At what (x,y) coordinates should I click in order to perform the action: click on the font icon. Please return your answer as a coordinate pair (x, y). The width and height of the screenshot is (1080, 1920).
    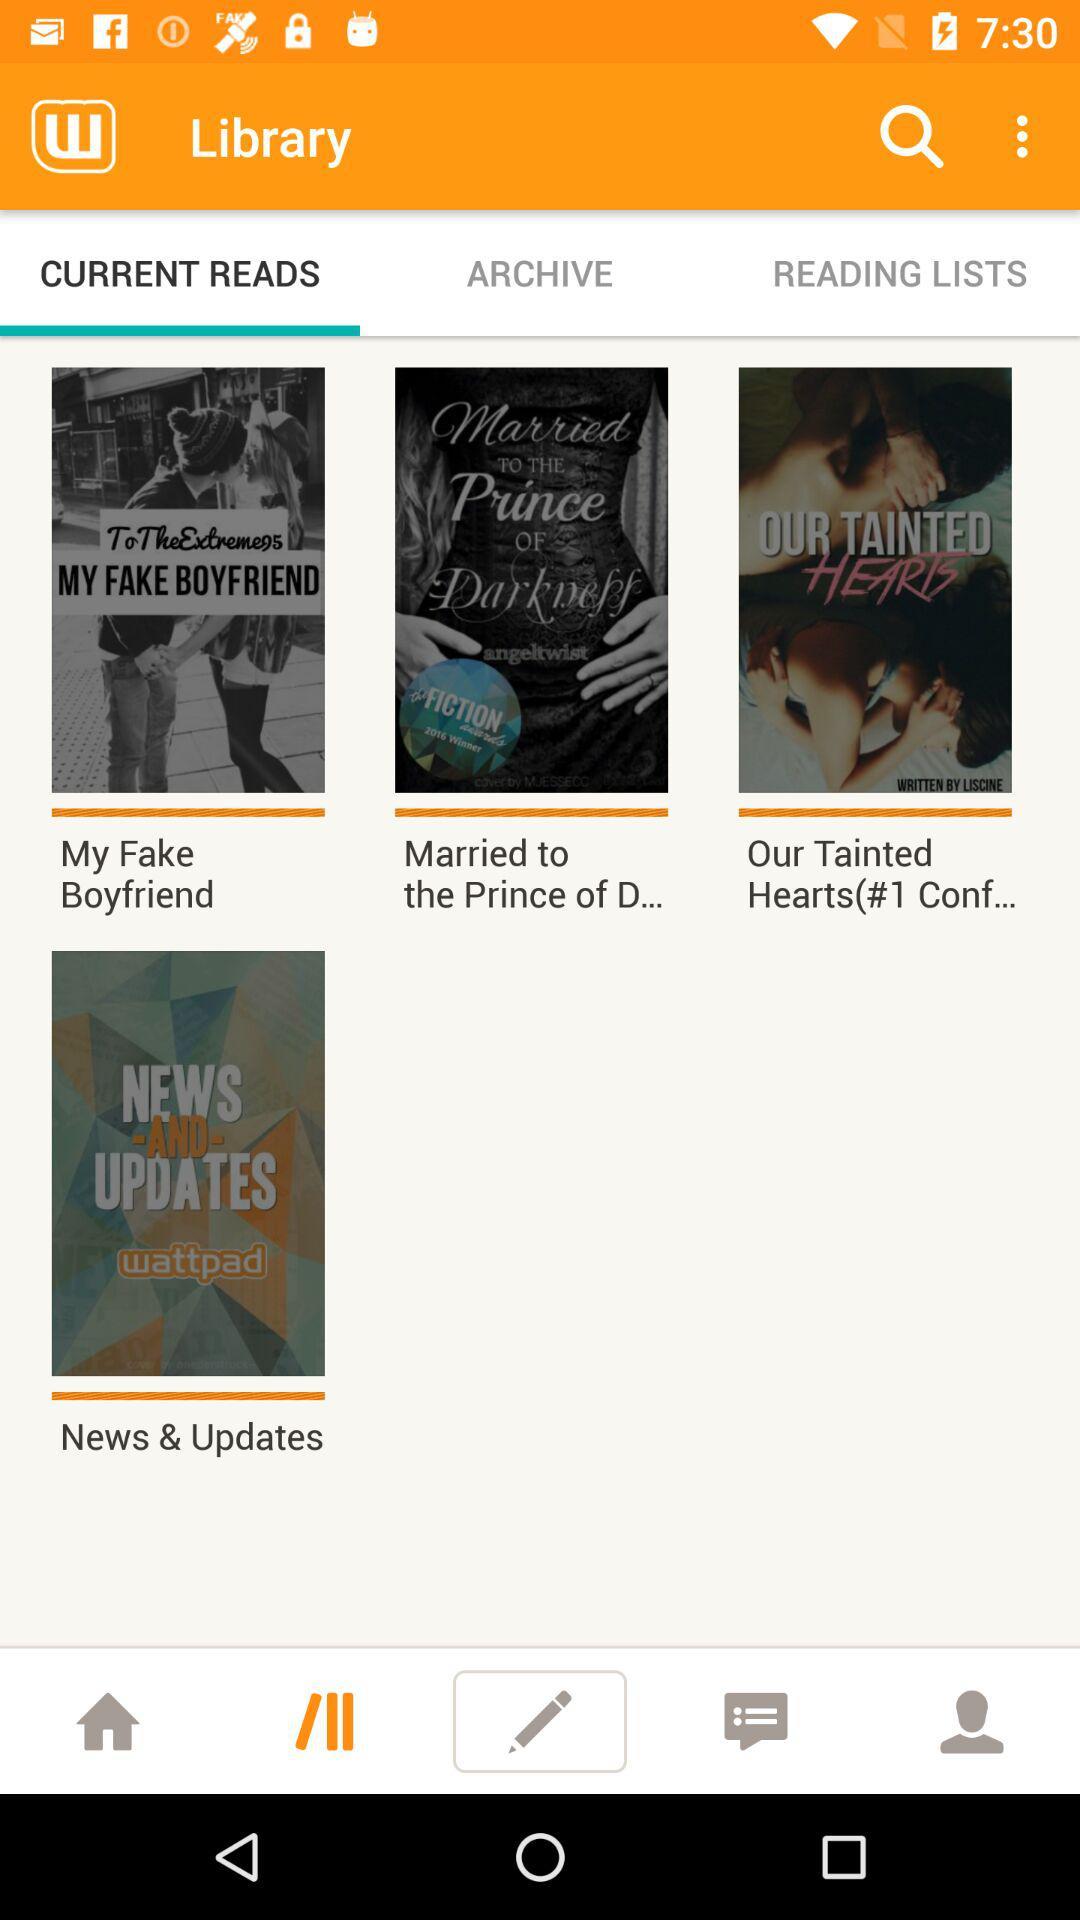
    Looking at the image, I should click on (323, 1720).